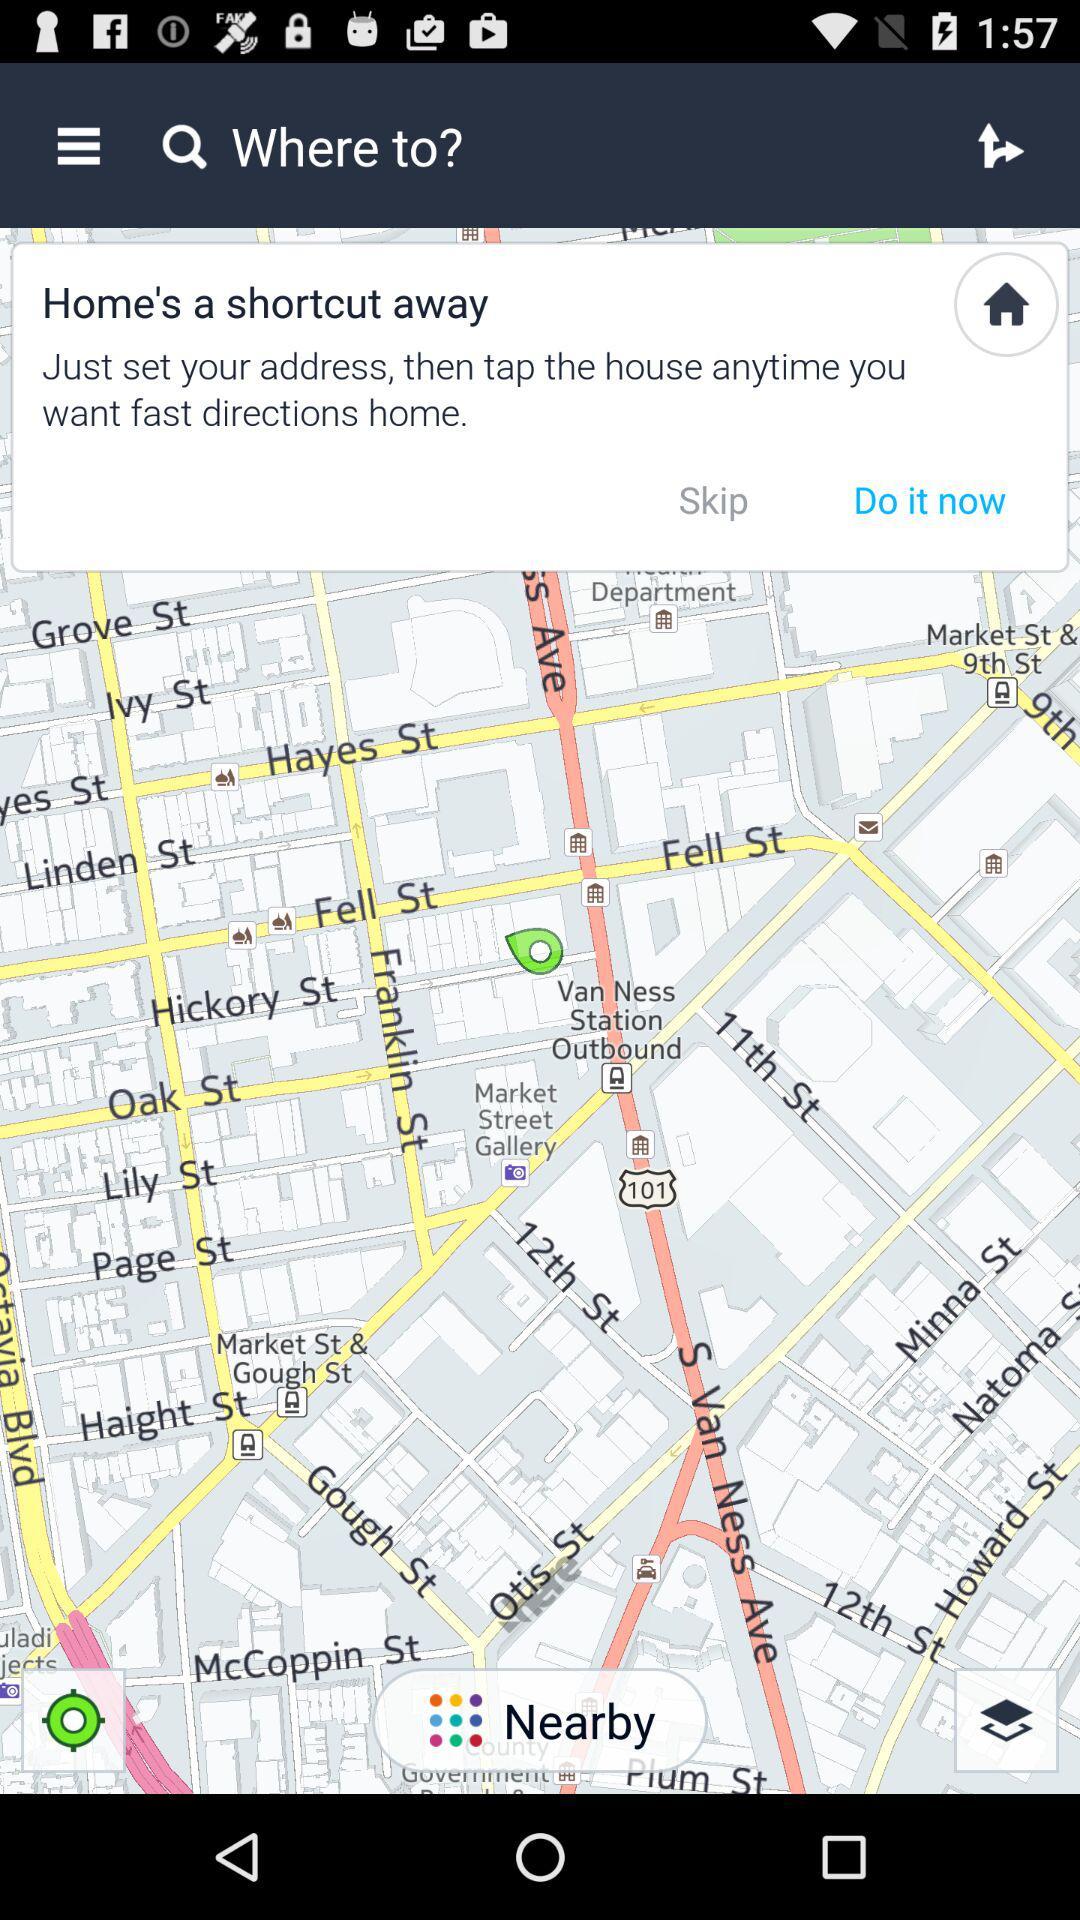 Image resolution: width=1080 pixels, height=1920 pixels. What do you see at coordinates (77, 154) in the screenshot?
I see `the menu icon` at bounding box center [77, 154].